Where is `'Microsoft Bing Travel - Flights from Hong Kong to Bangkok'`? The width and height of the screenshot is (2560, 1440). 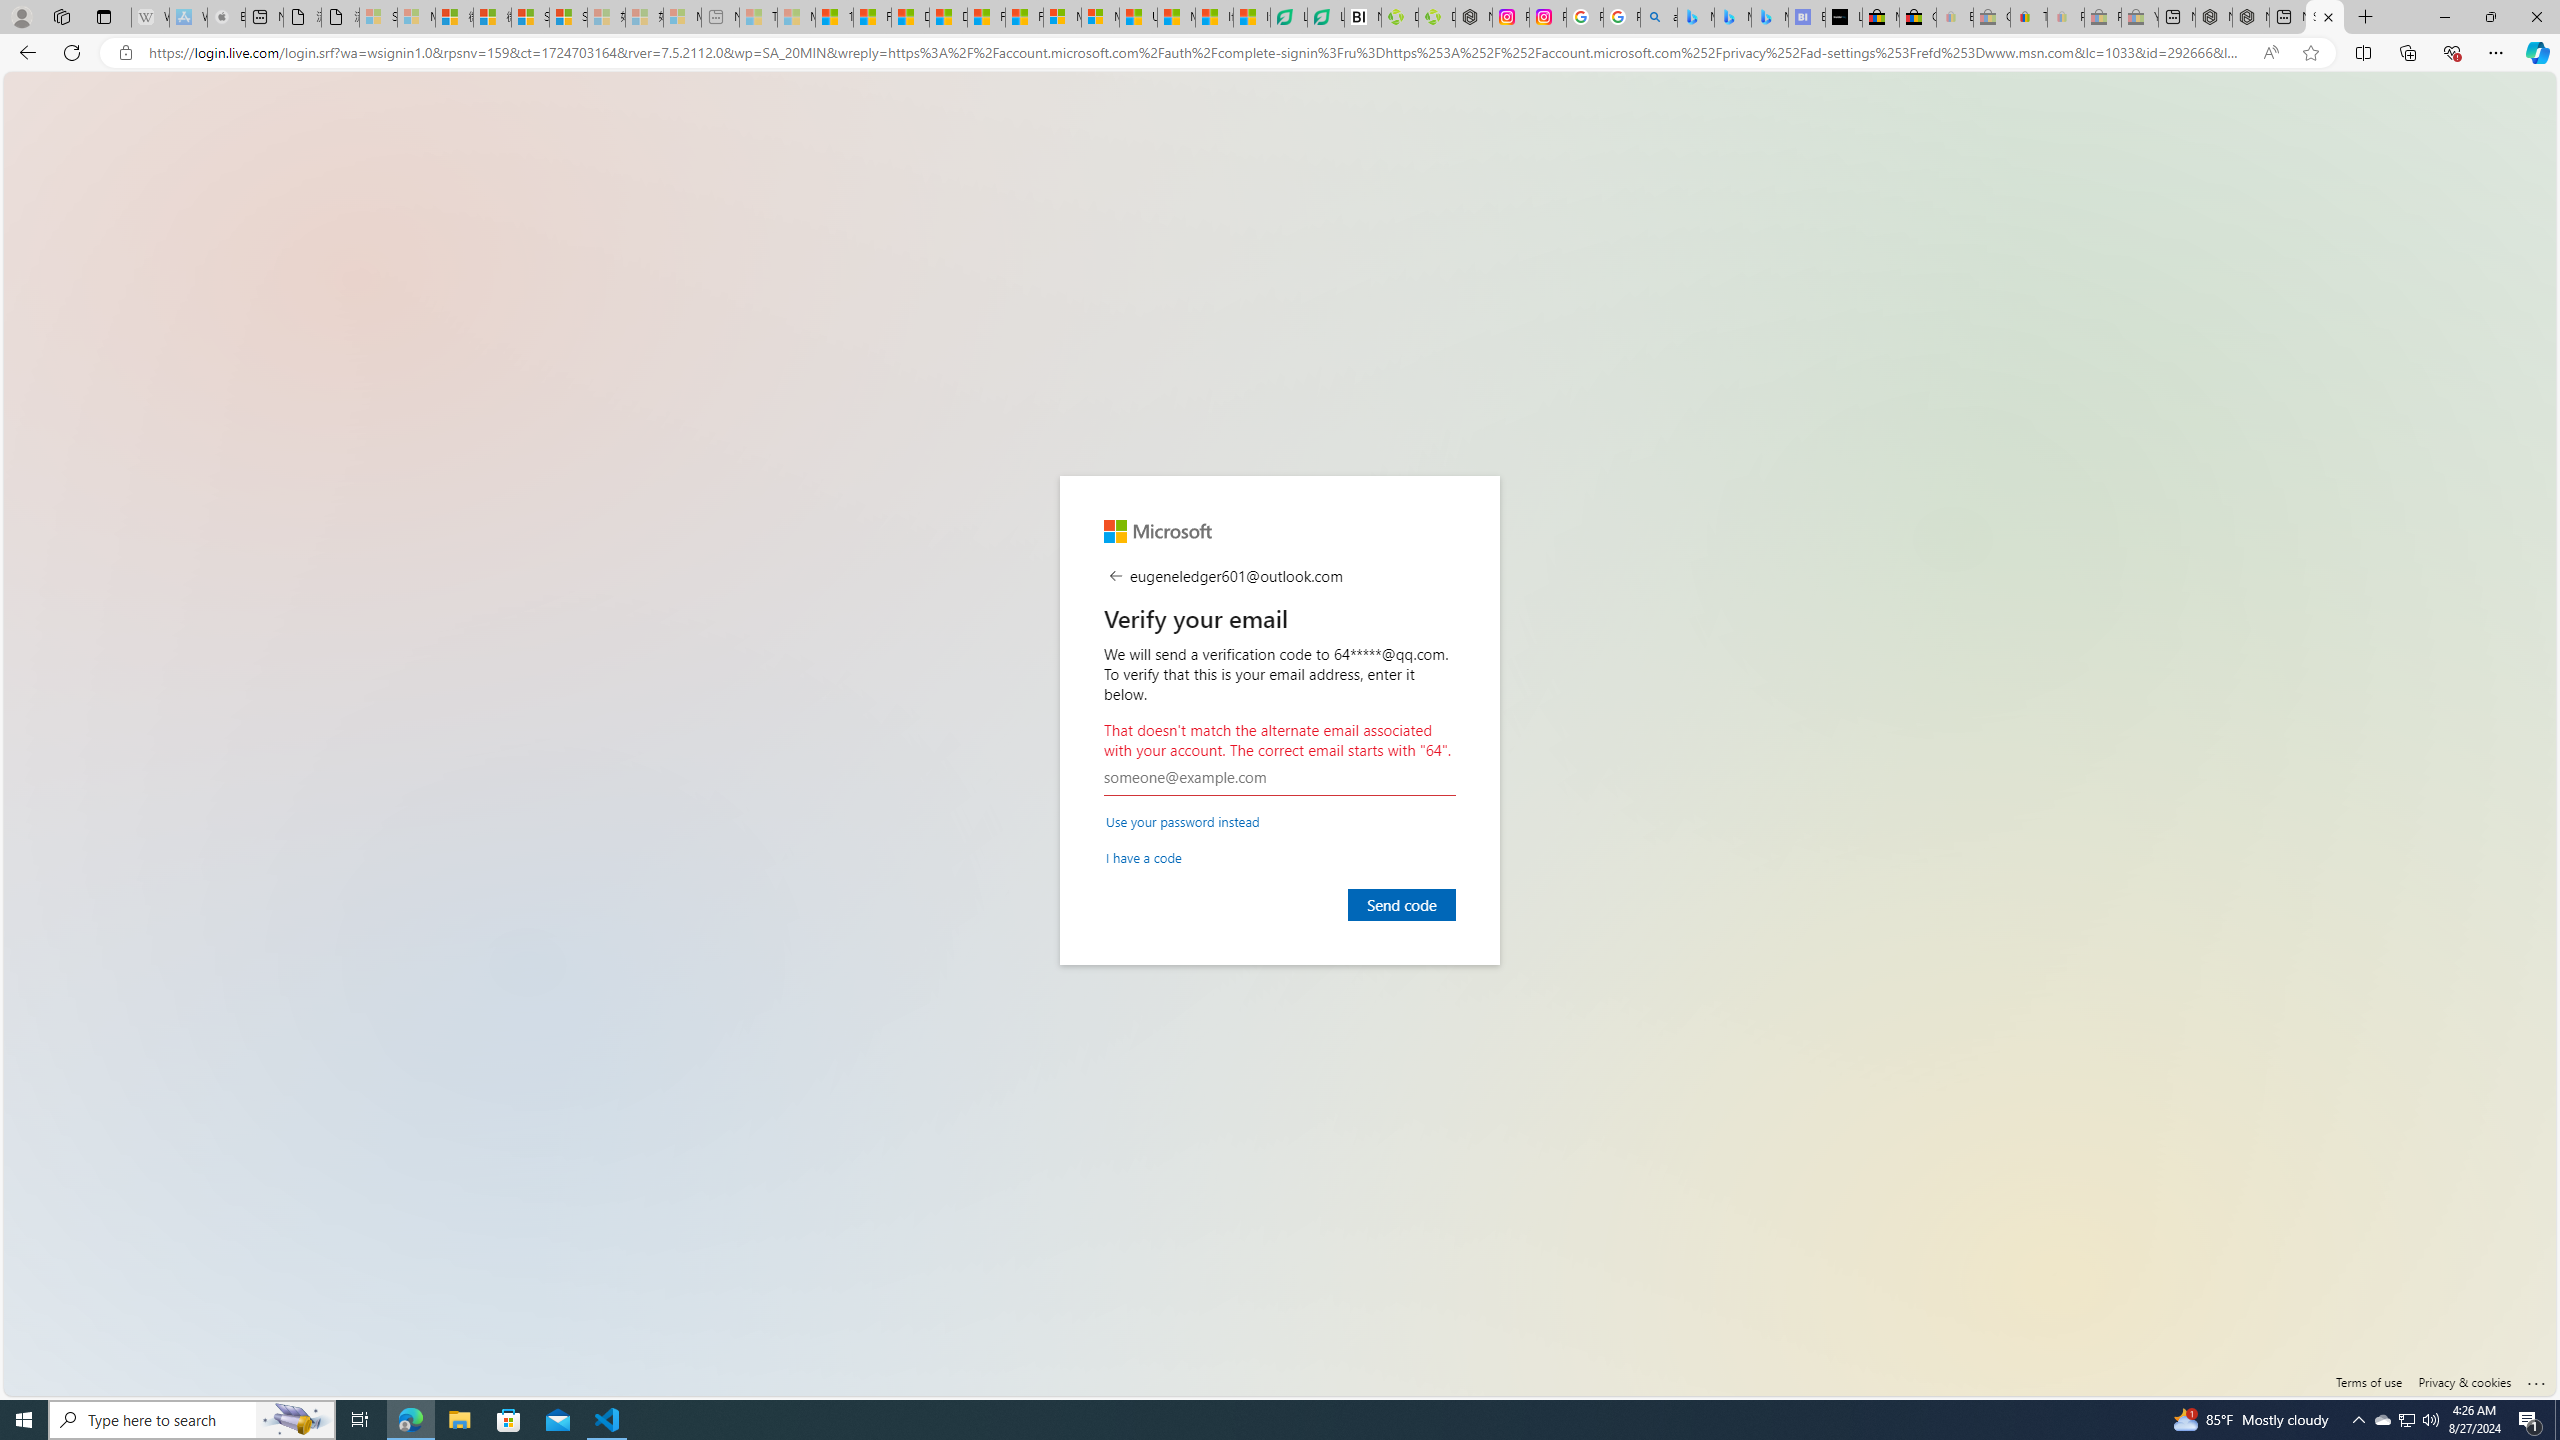
'Microsoft Bing Travel - Flights from Hong Kong to Bangkok' is located at coordinates (1695, 16).